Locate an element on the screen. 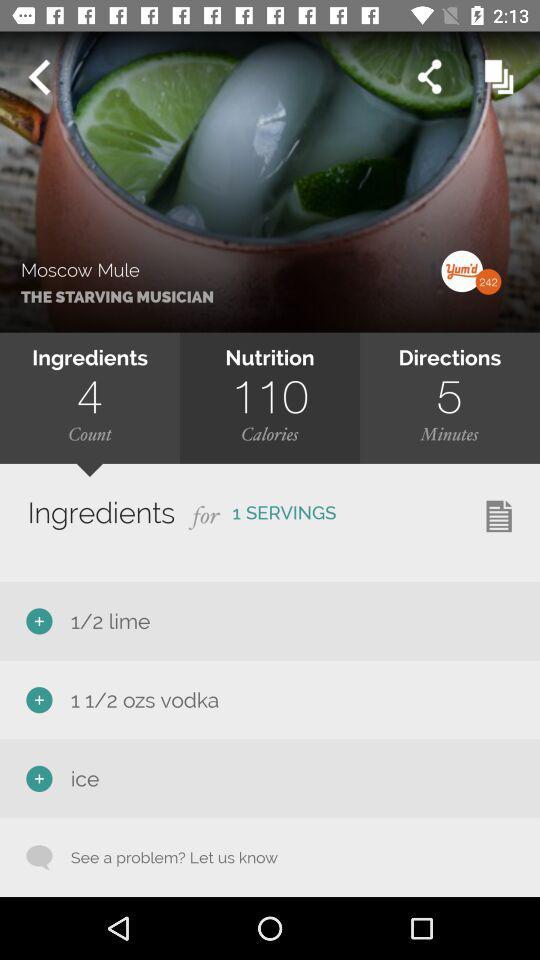 Image resolution: width=540 pixels, height=960 pixels. ice is located at coordinates (80, 777).